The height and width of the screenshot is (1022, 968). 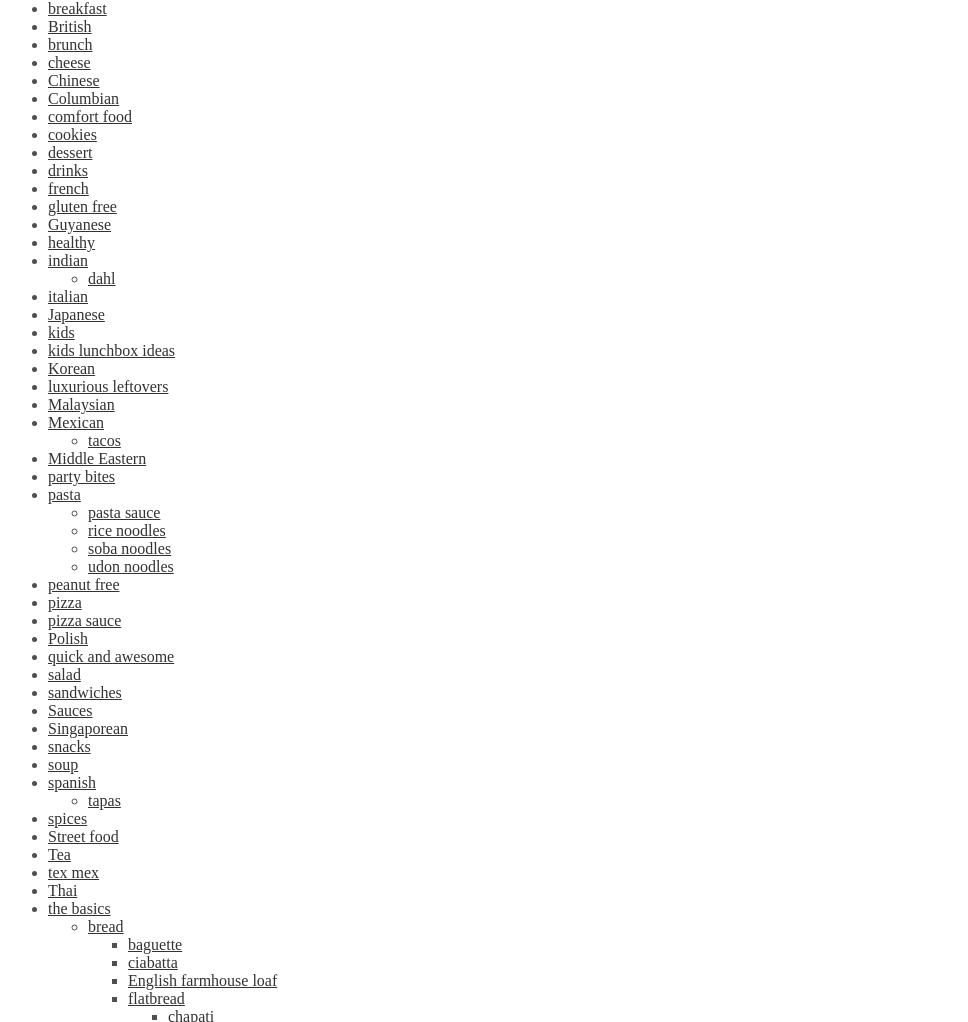 I want to click on 'pasta sauce', so click(x=123, y=511).